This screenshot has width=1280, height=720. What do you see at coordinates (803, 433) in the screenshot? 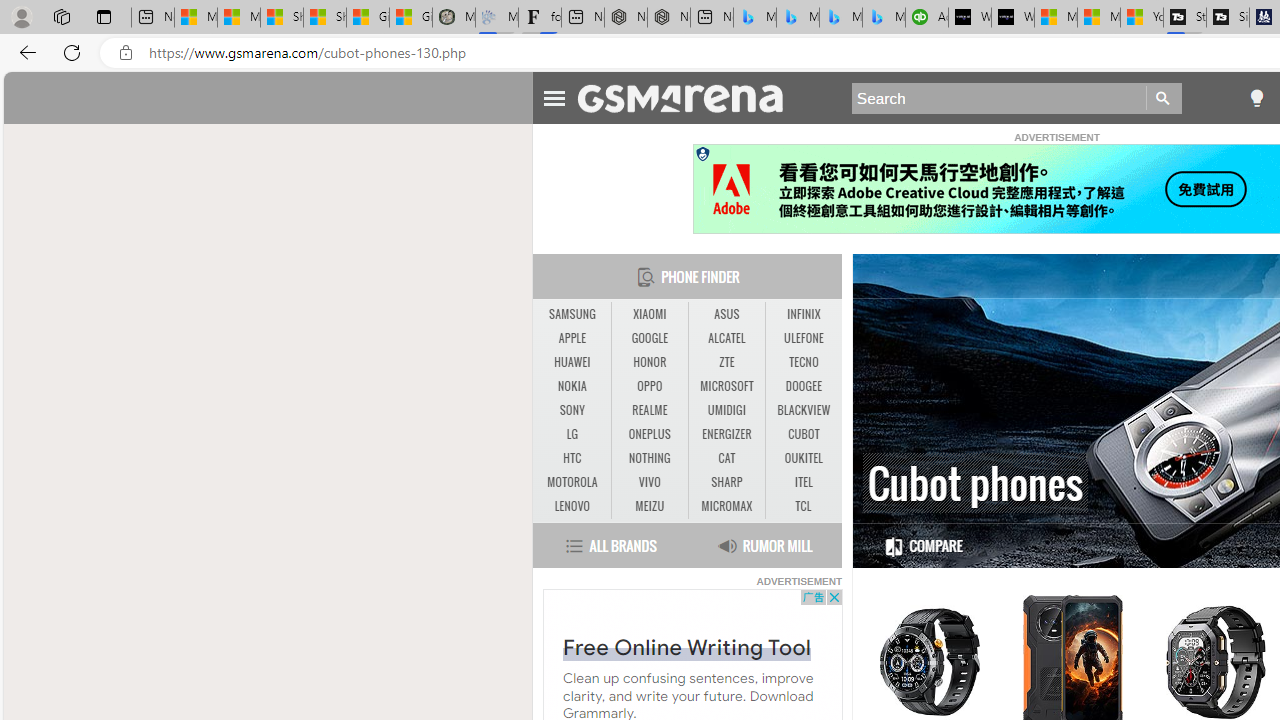
I see `'CUBOT'` at bounding box center [803, 433].